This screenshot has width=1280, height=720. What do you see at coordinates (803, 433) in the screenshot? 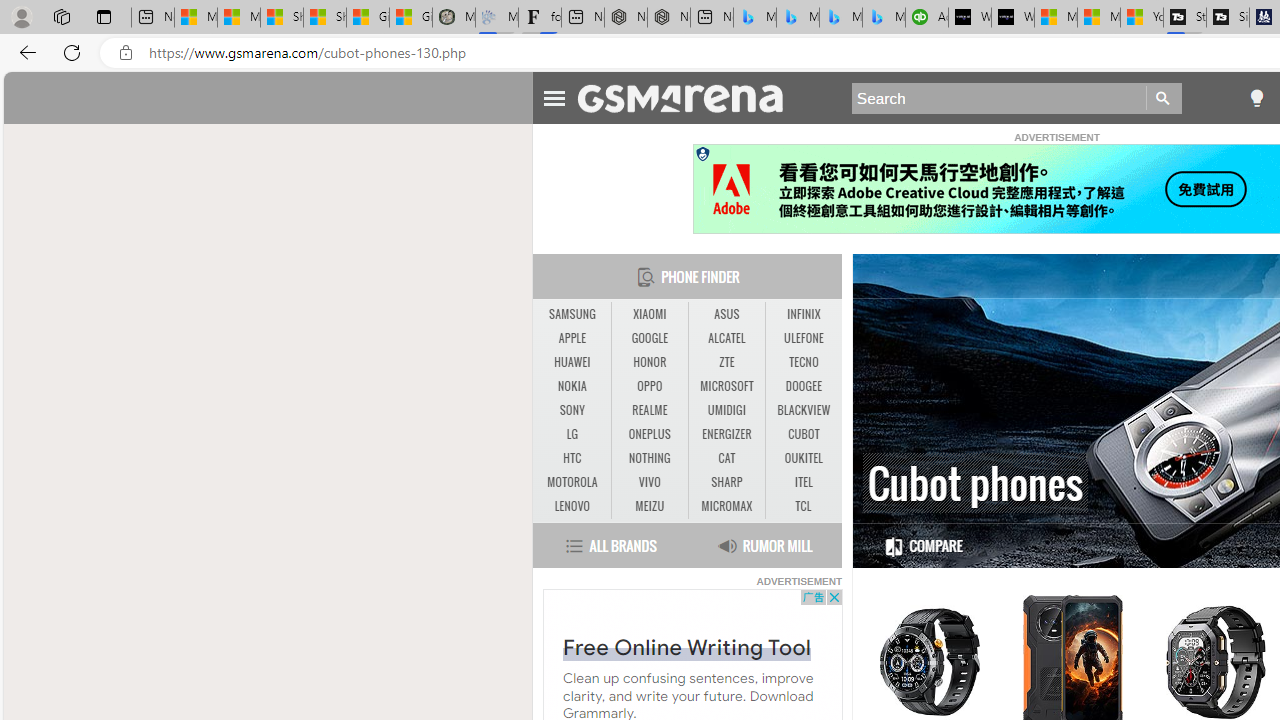
I see `'CUBOT'` at bounding box center [803, 433].